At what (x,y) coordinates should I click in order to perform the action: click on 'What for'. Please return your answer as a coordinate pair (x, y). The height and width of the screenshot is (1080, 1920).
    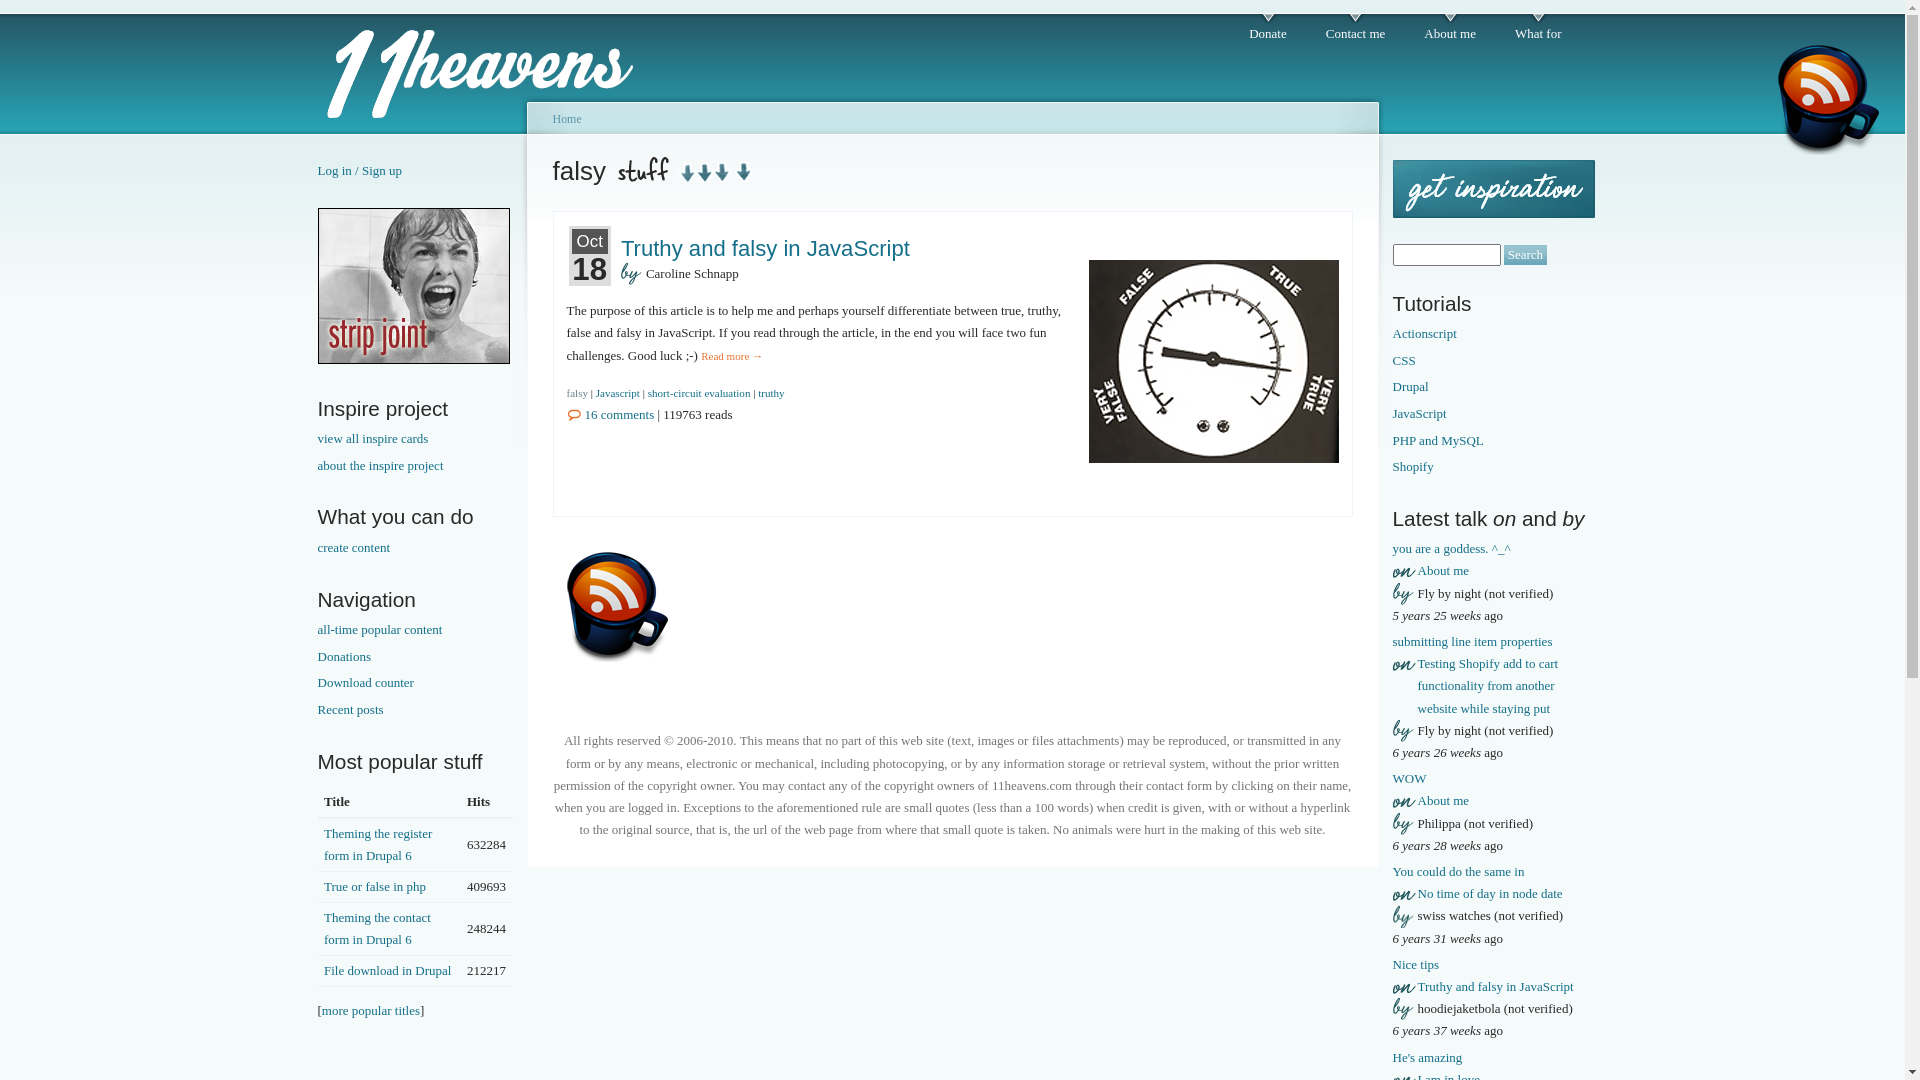
    Looking at the image, I should click on (1537, 29).